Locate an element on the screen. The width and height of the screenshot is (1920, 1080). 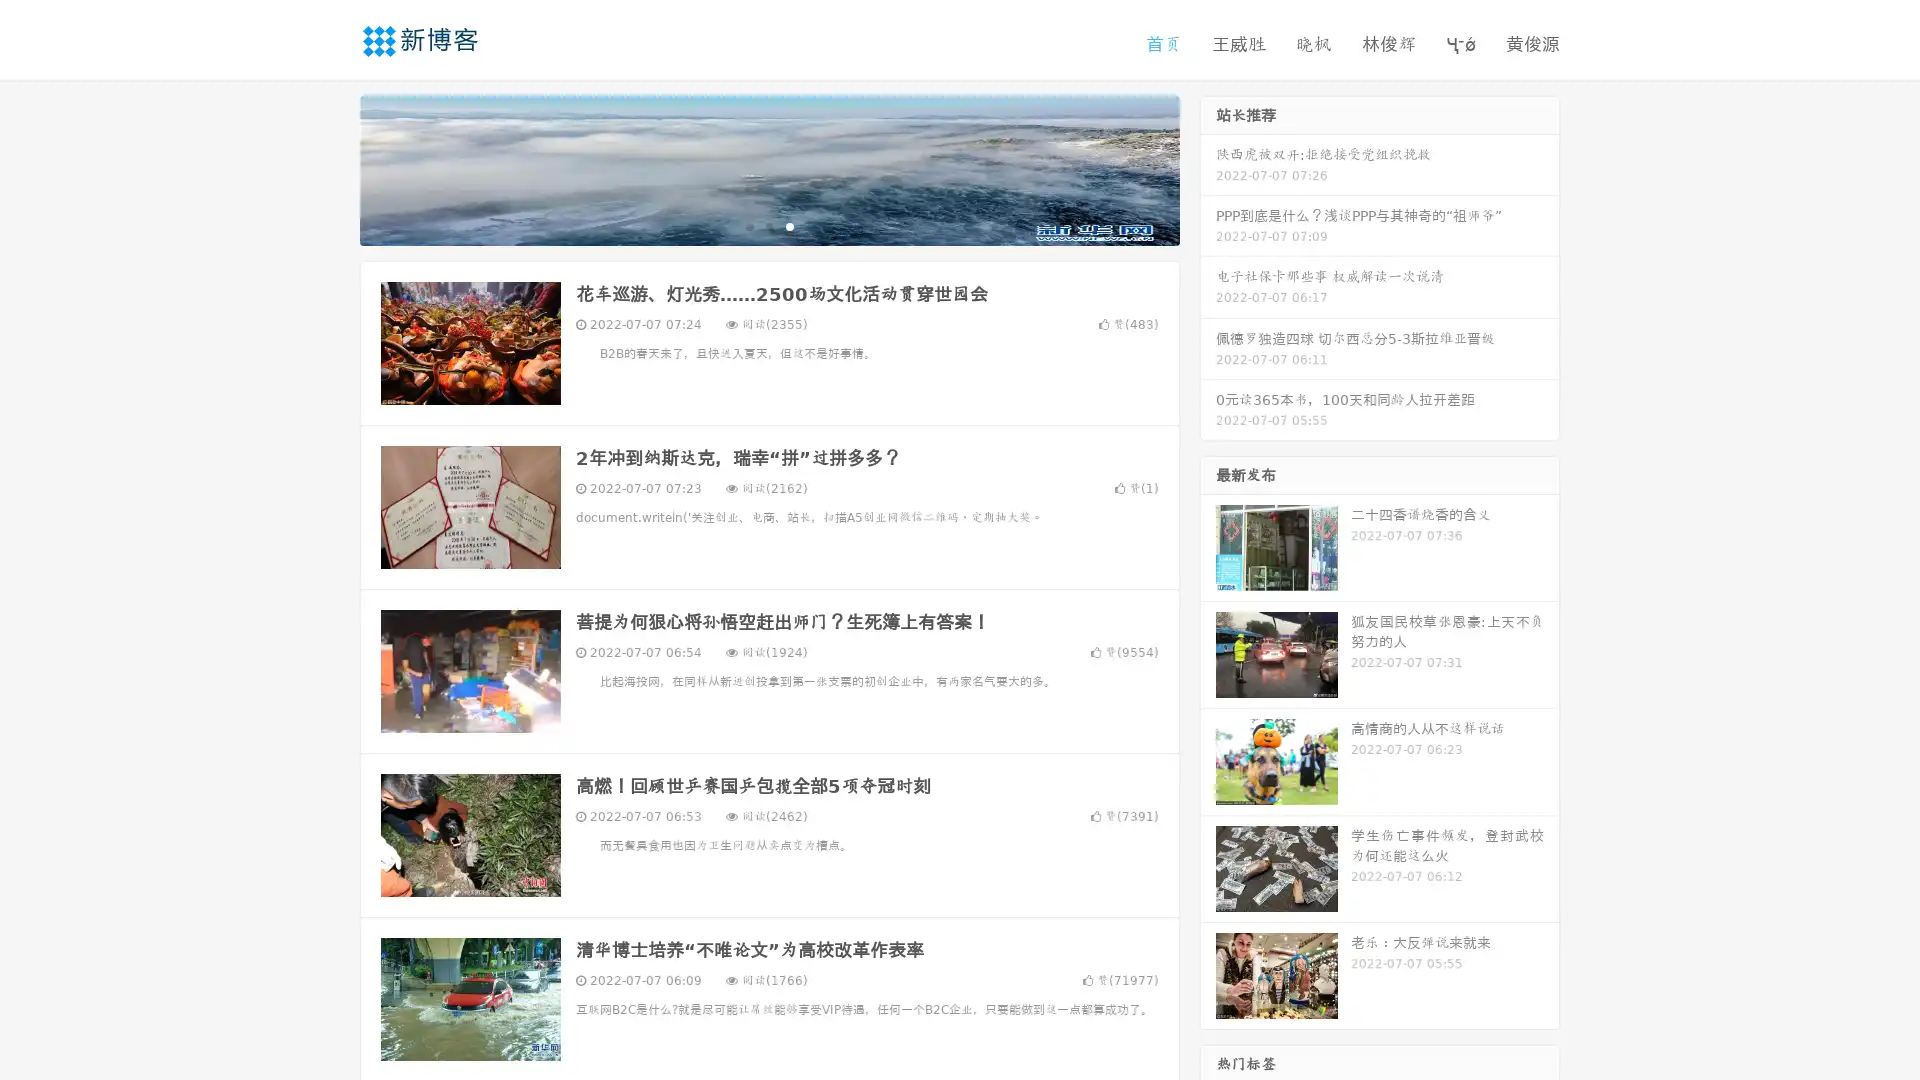
Go to slide 3 is located at coordinates (789, 225).